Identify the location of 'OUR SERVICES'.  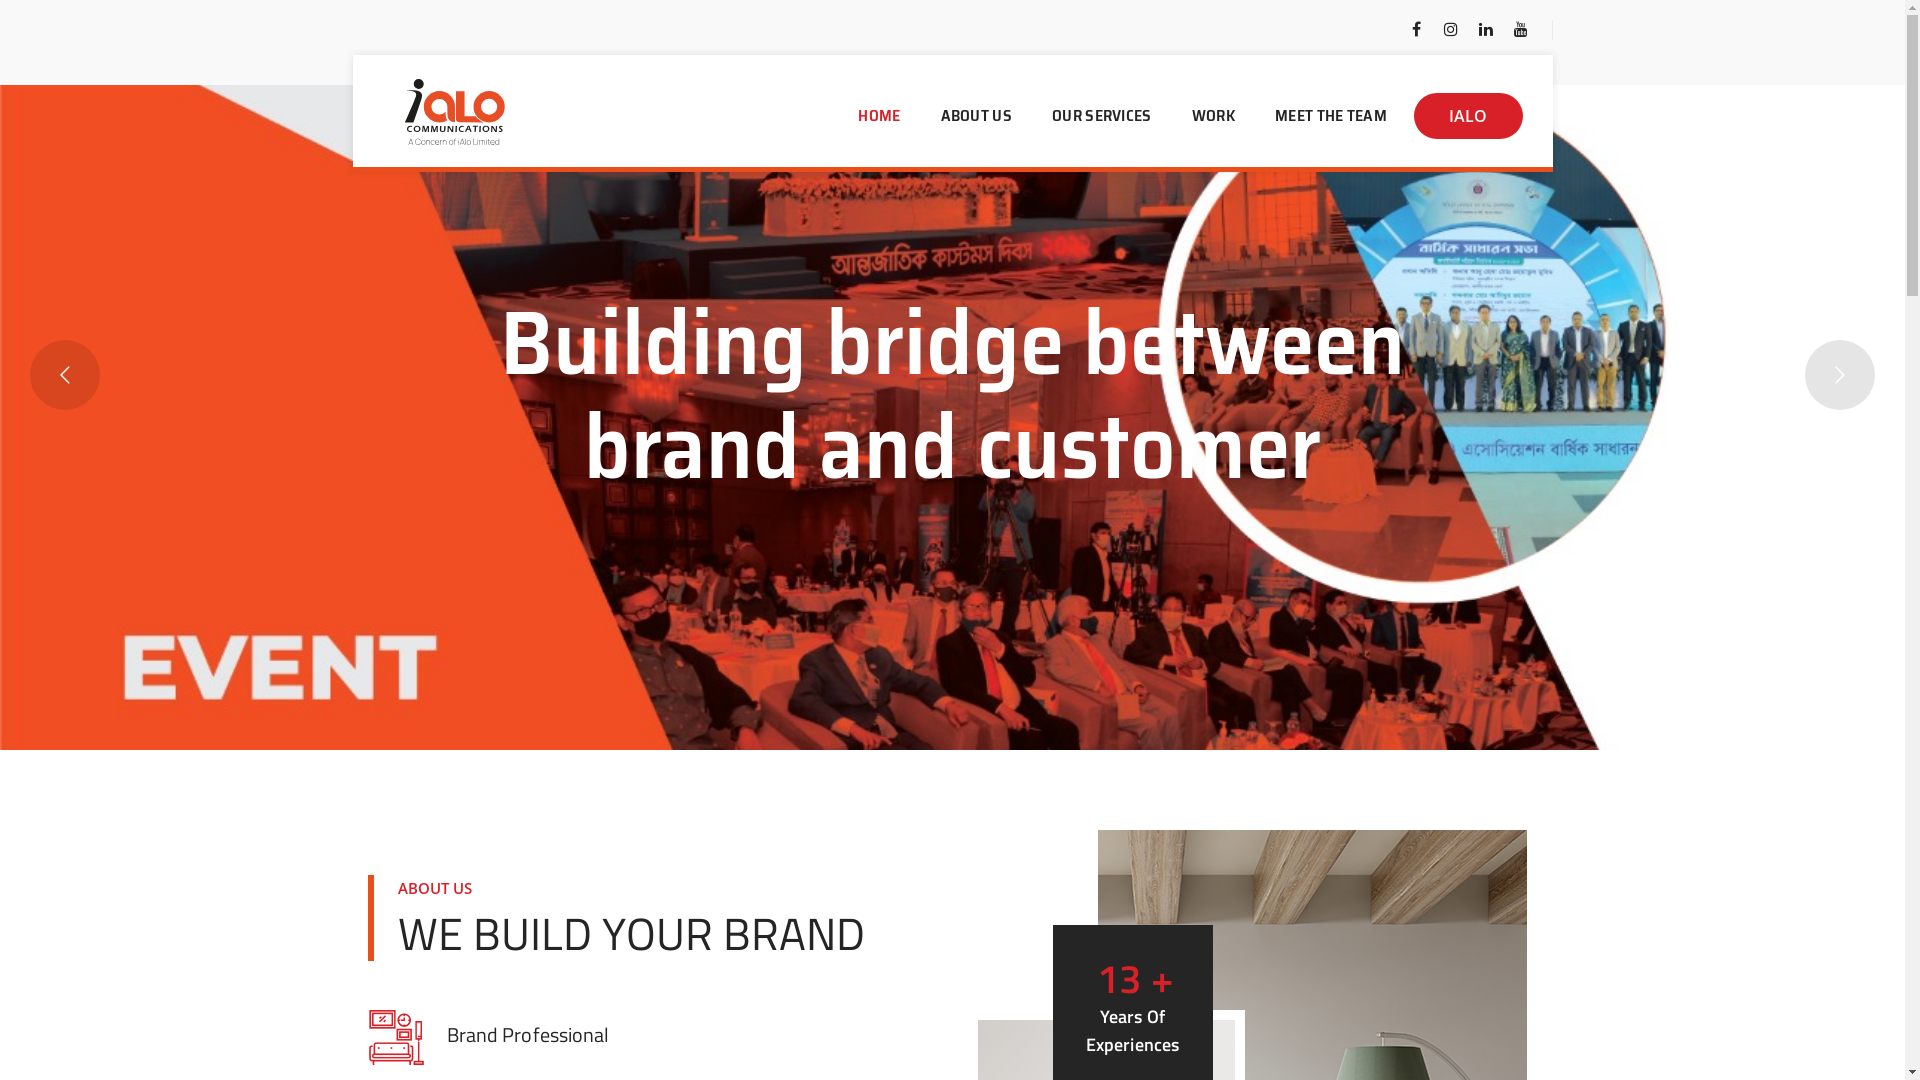
(1033, 115).